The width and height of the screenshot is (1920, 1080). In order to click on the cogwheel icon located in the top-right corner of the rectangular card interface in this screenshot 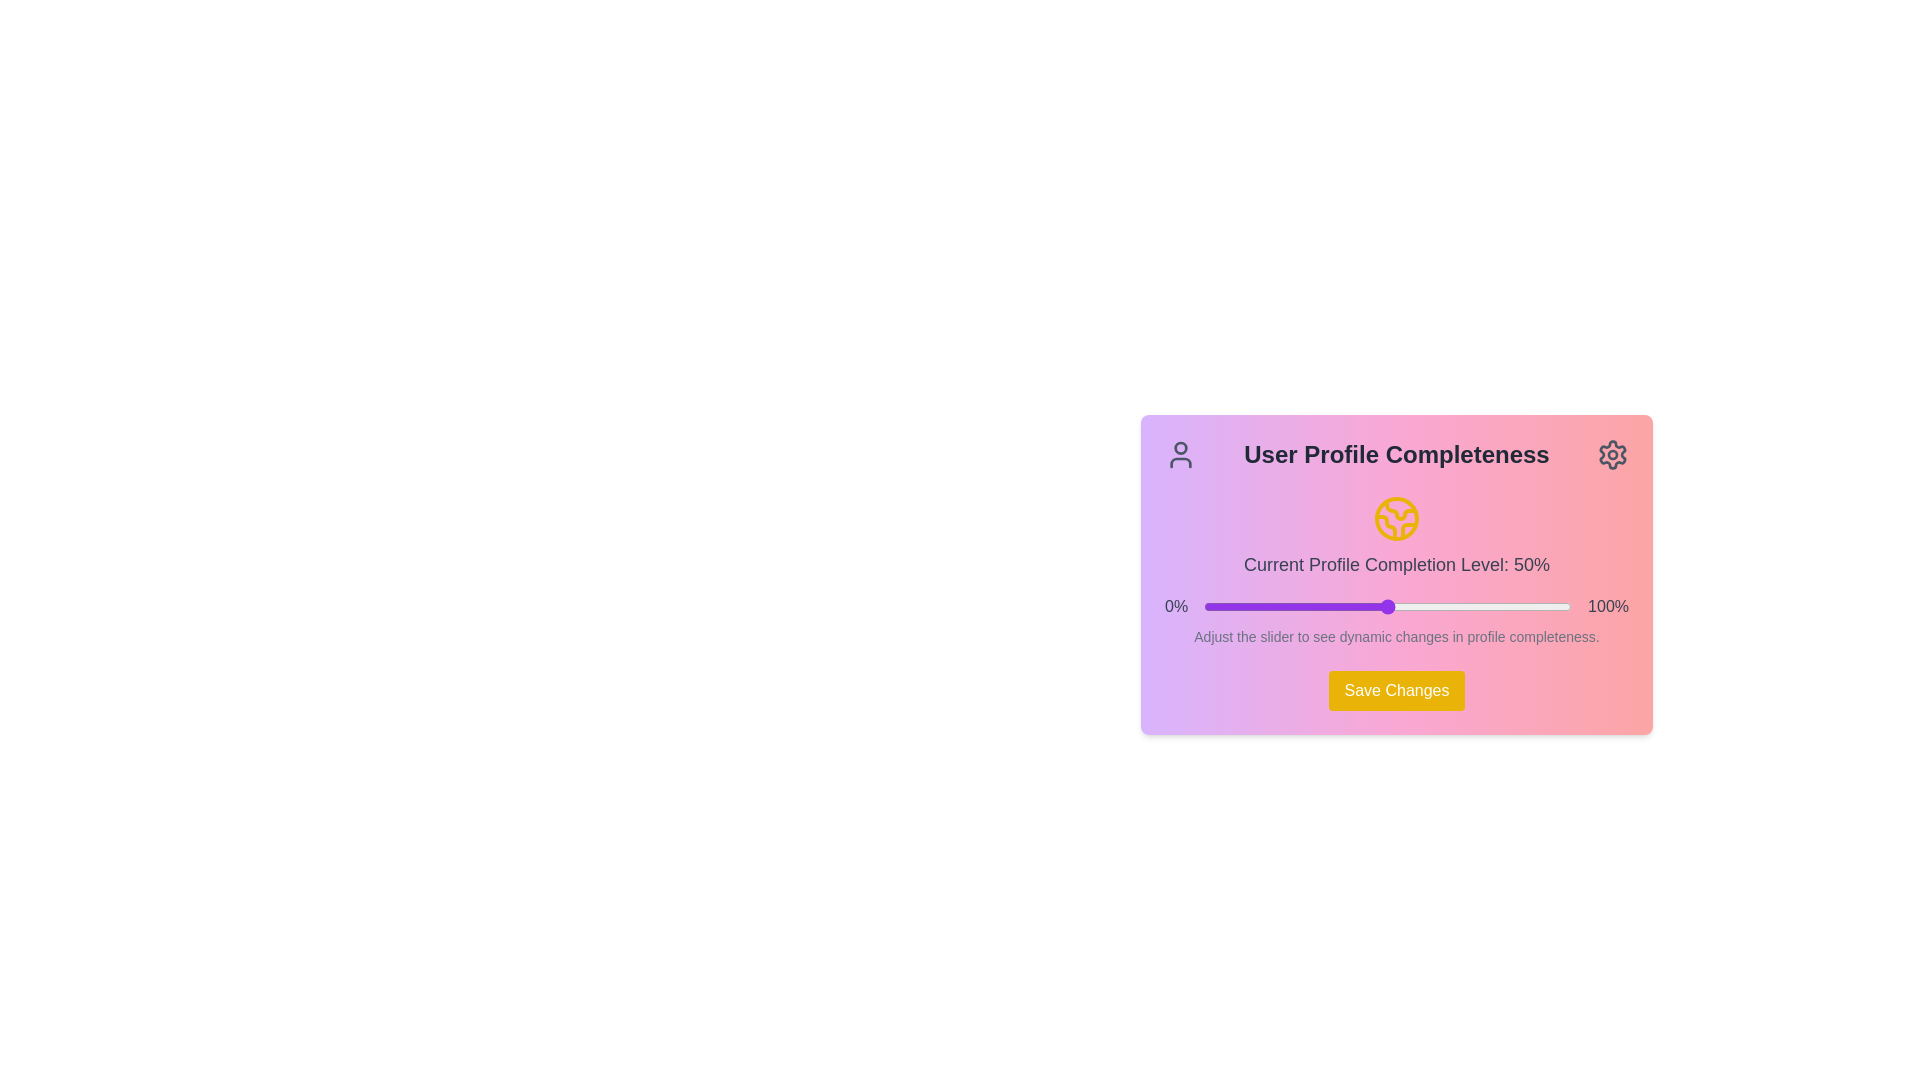, I will do `click(1612, 455)`.